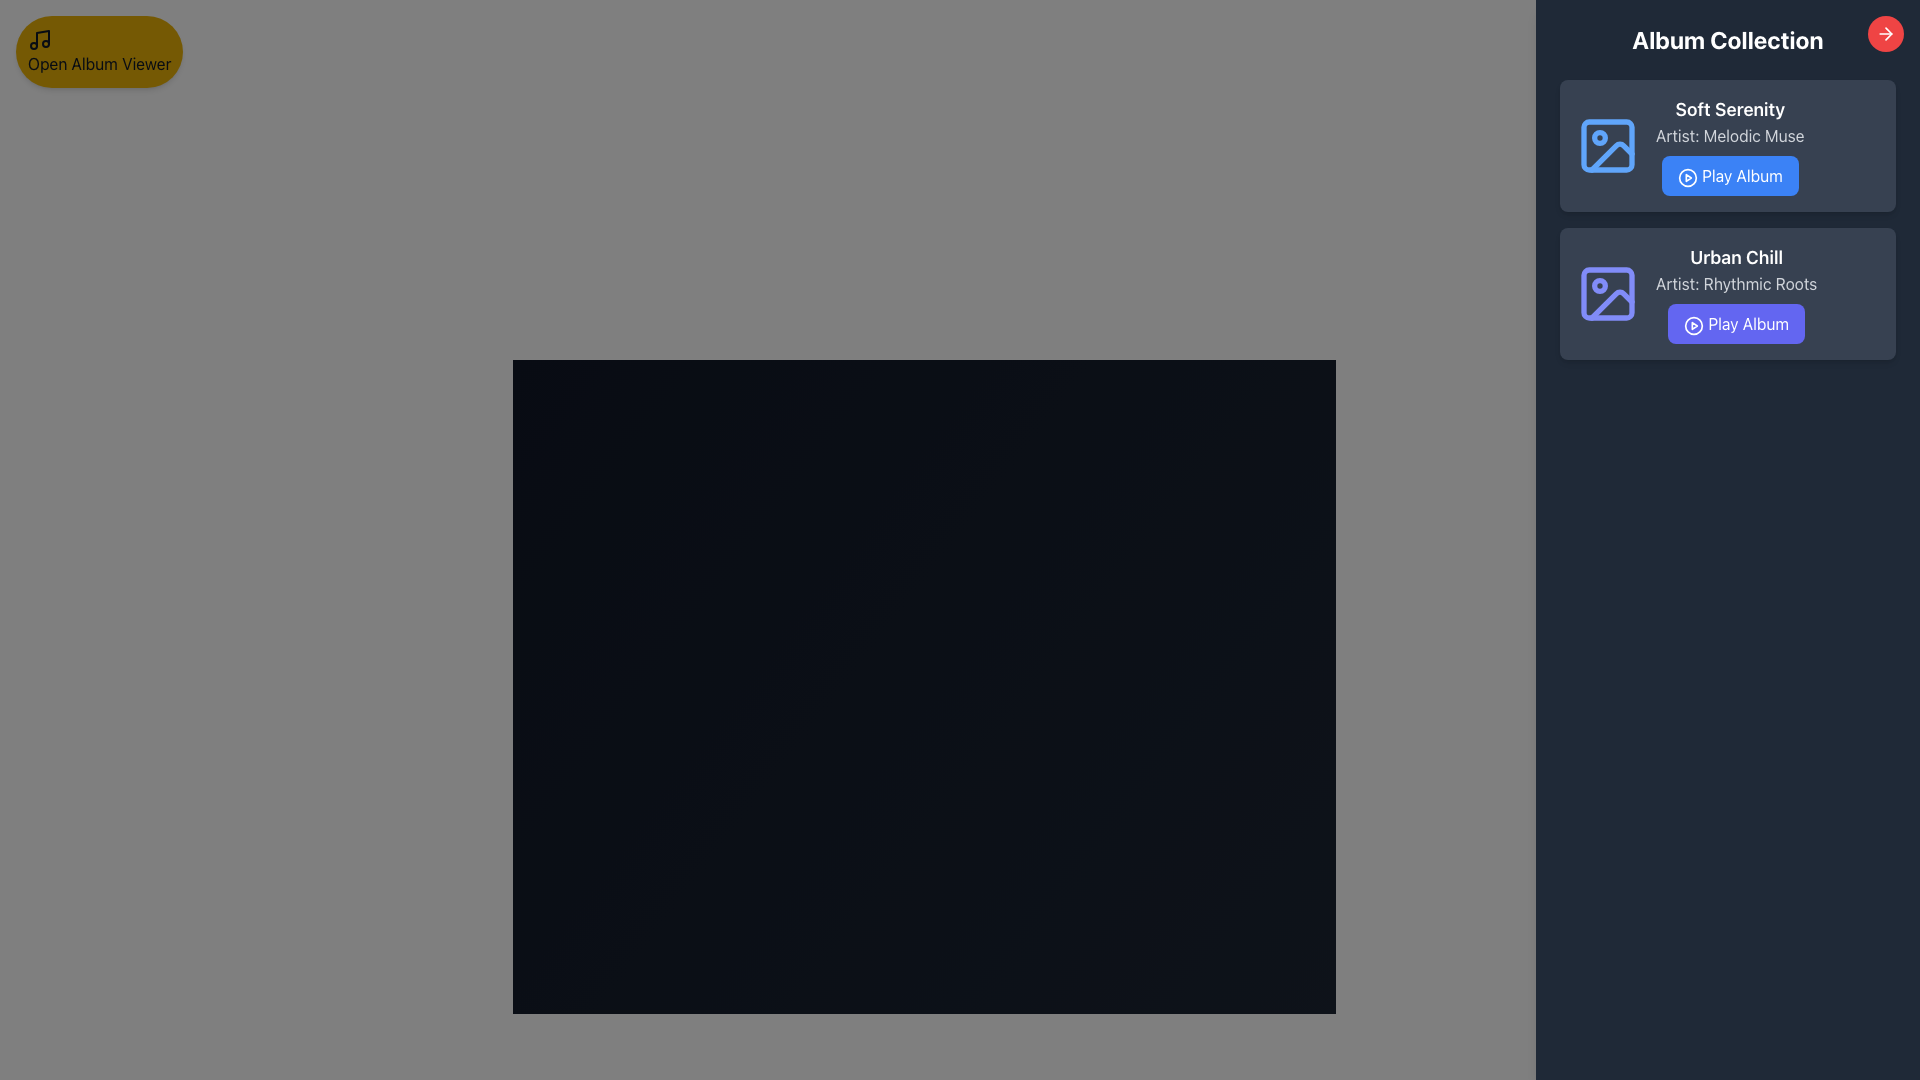 This screenshot has height=1080, width=1920. Describe the element at coordinates (1735, 257) in the screenshot. I see `text label displaying 'Urban Chill' which is the title of the second album card in the album collection section` at that location.